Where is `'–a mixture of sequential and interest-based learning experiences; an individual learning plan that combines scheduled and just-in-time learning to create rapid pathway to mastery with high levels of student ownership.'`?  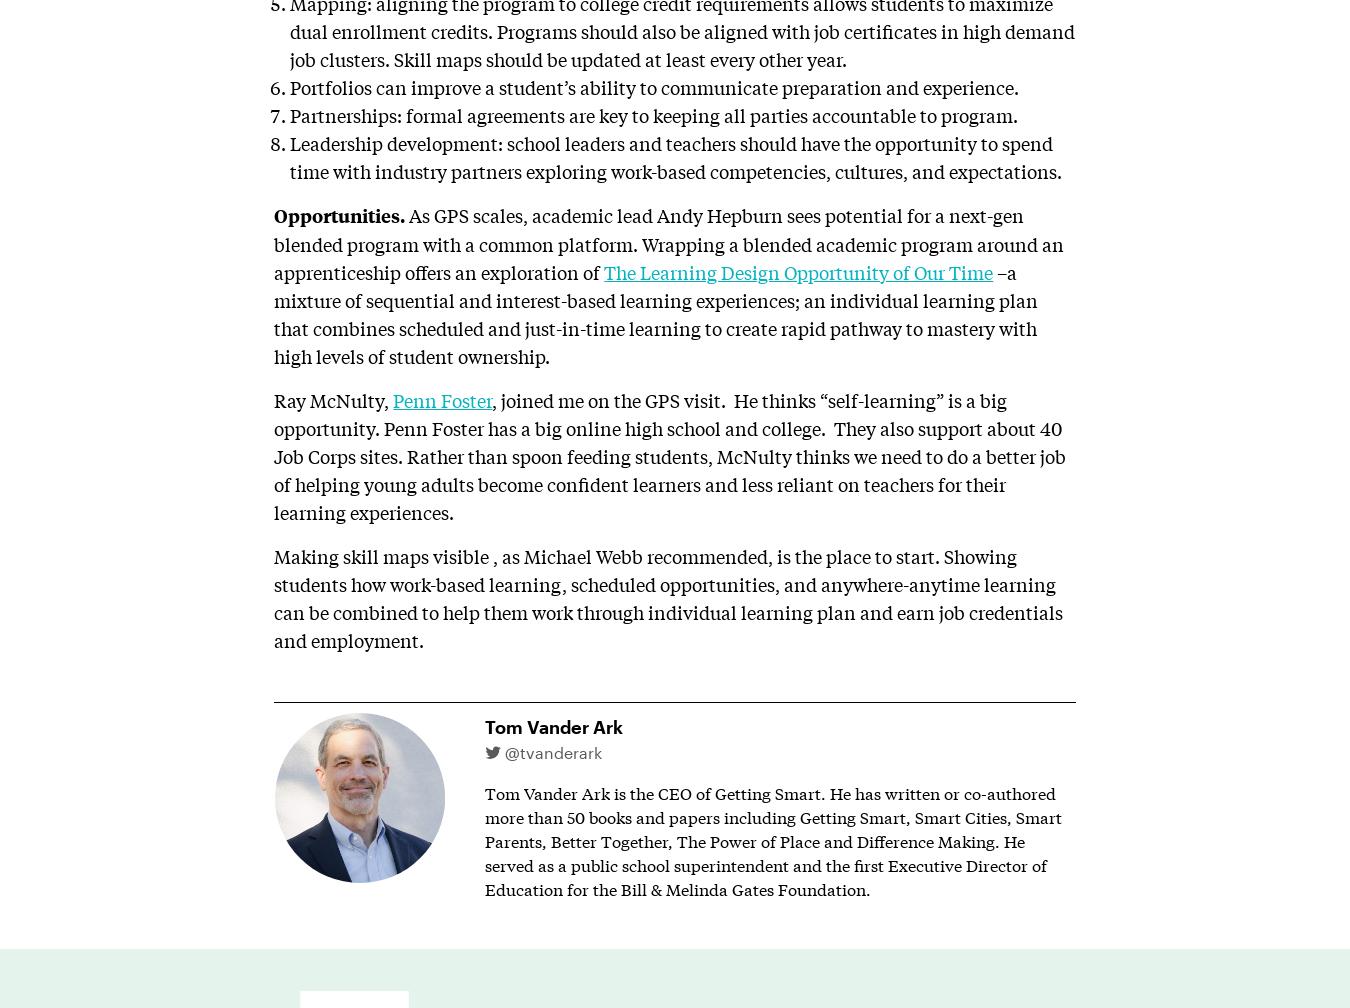
'–a mixture of sequential and interest-based learning experiences; an individual learning plan that combines scheduled and just-in-time learning to create rapid pathway to mastery with high levels of student ownership.' is located at coordinates (655, 312).